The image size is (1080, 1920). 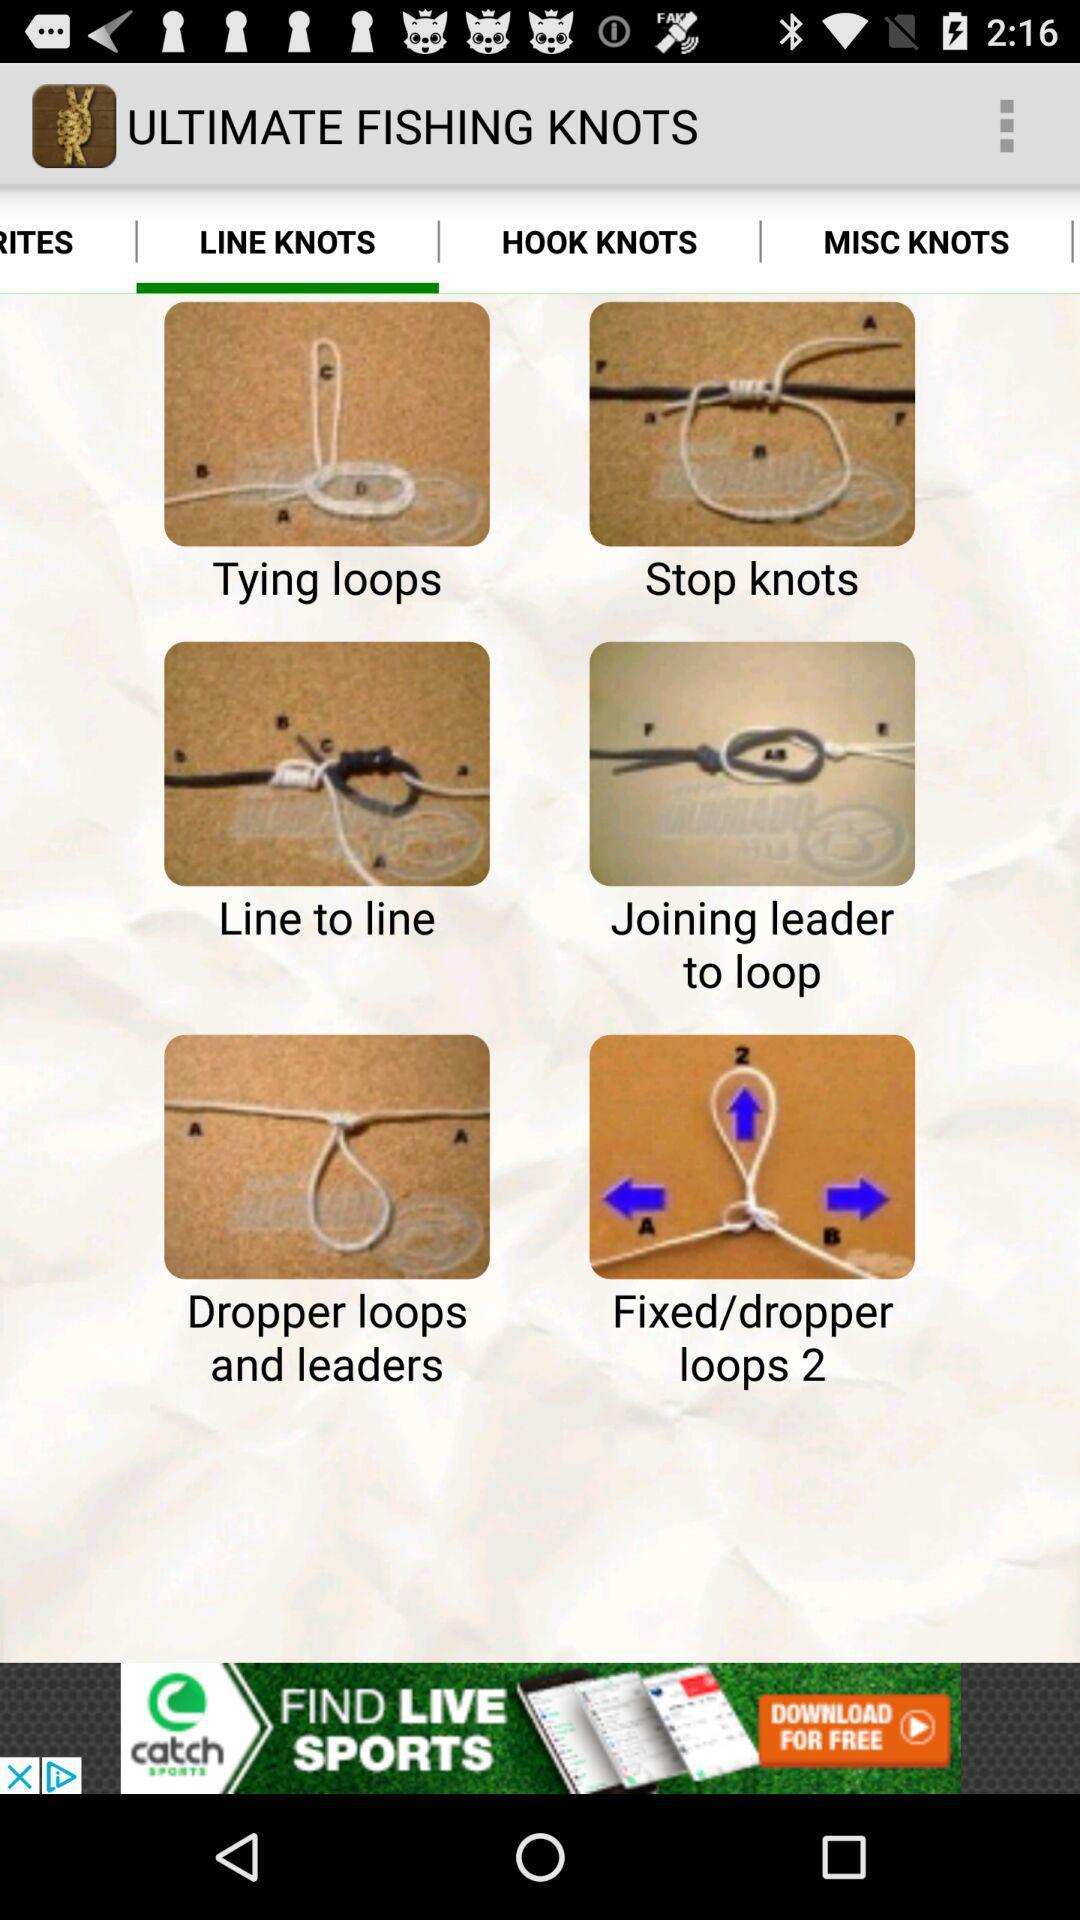 I want to click on types of loop, so click(x=752, y=762).